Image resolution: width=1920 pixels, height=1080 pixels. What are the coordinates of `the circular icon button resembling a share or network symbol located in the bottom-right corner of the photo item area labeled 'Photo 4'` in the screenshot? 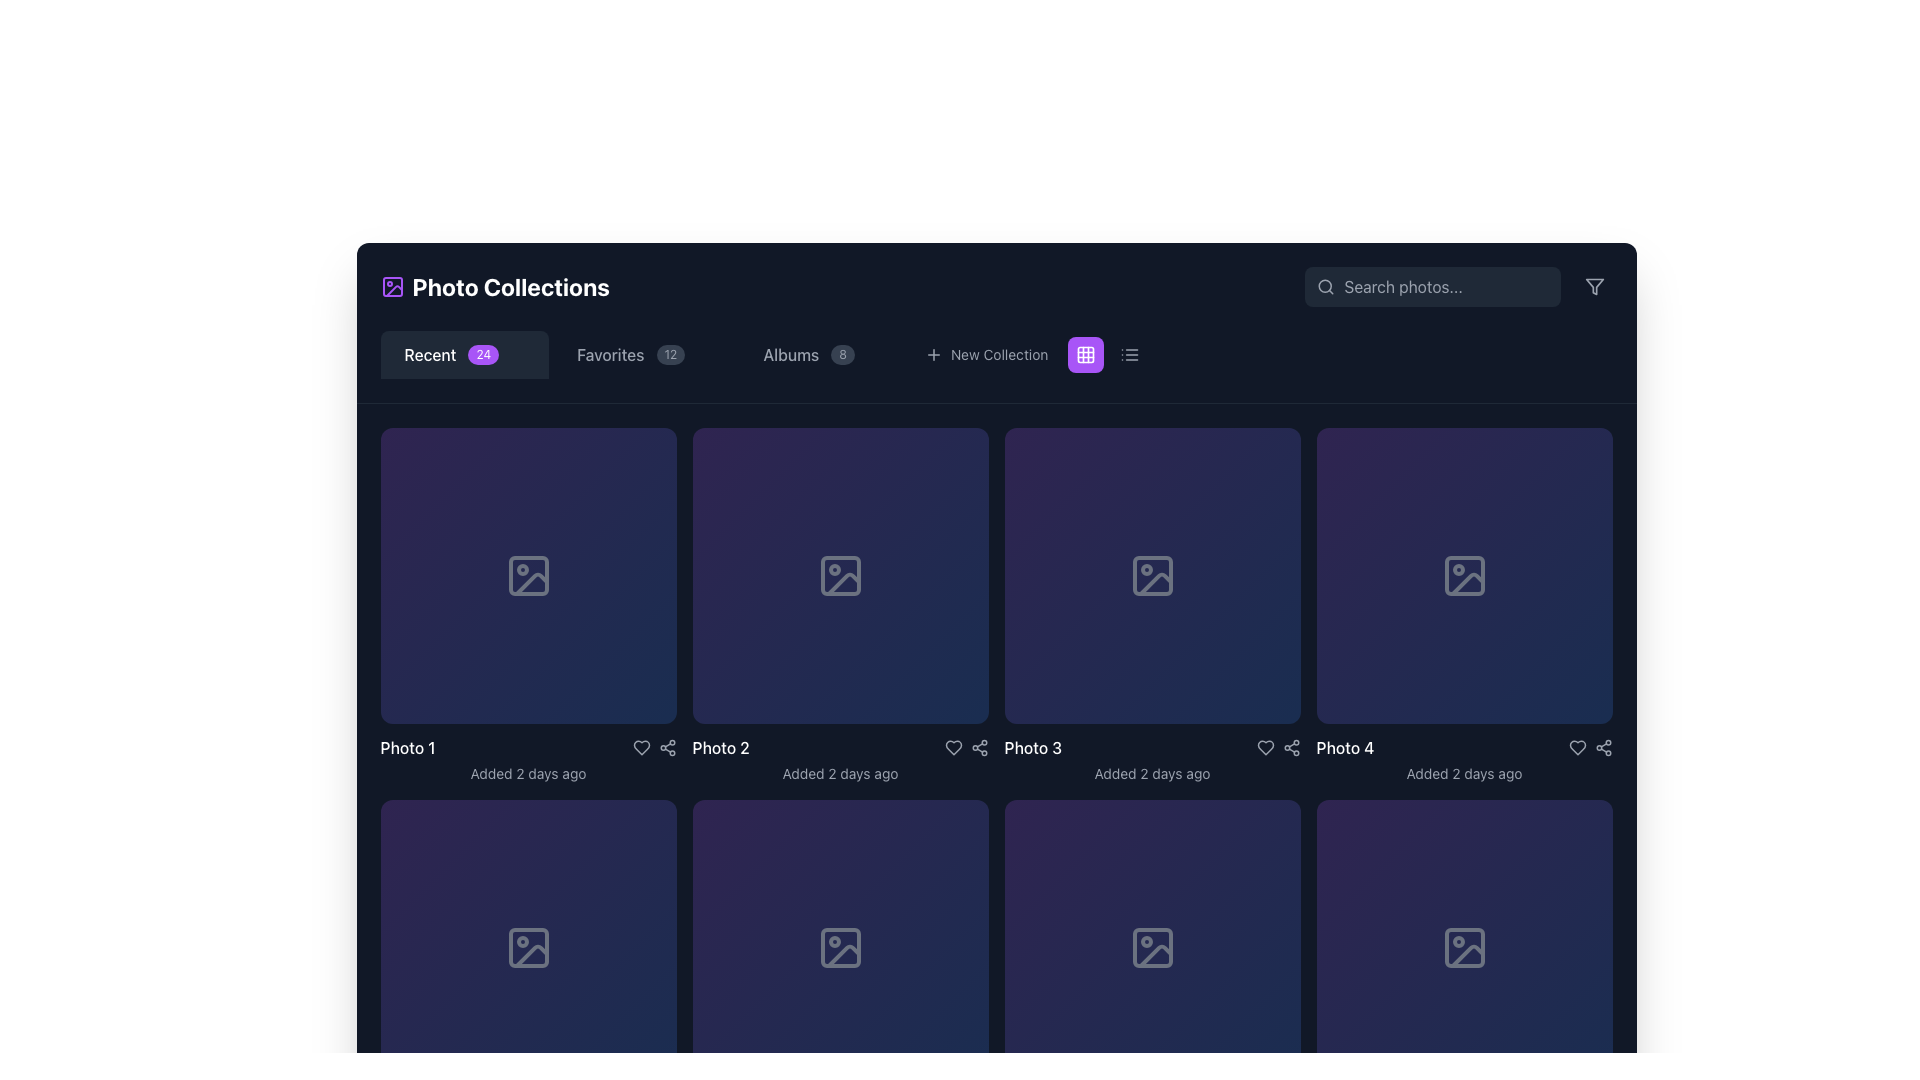 It's located at (1603, 748).